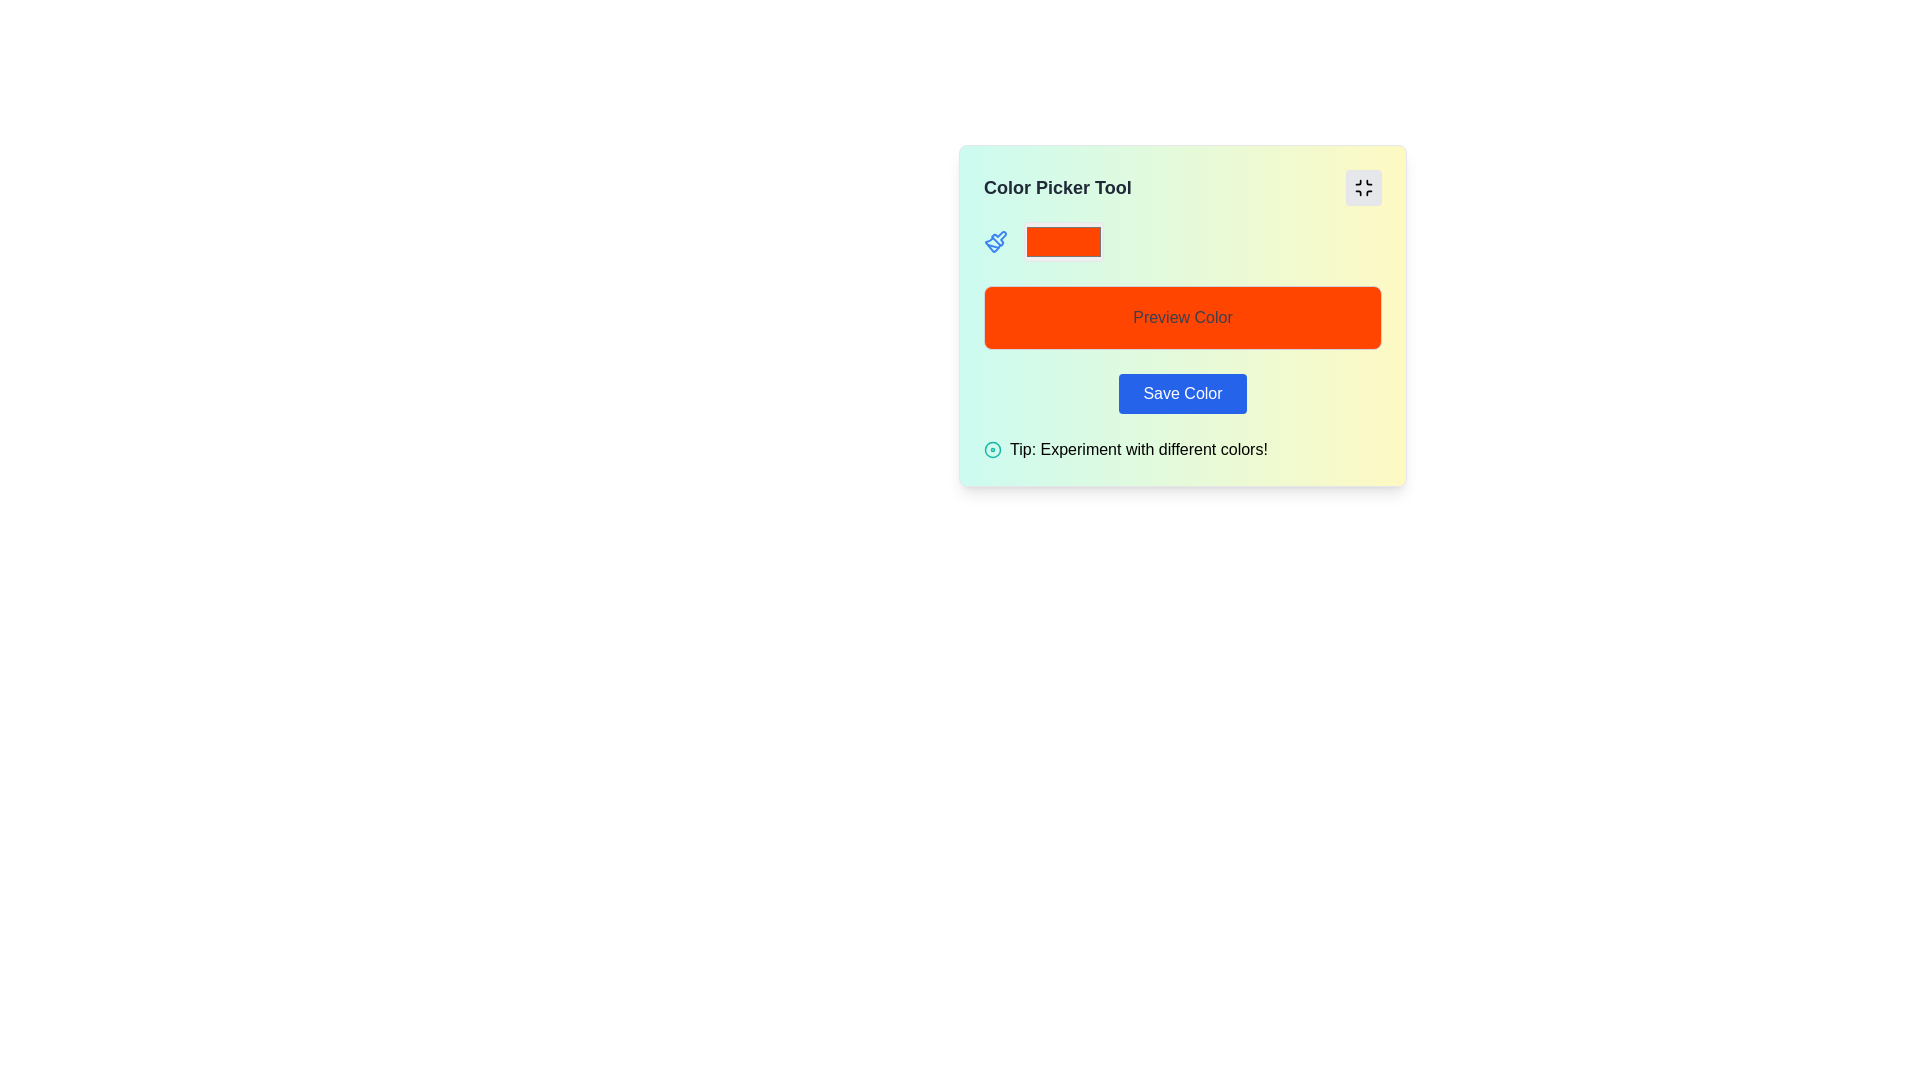 The height and width of the screenshot is (1080, 1920). I want to click on the button that confirms the selected color, located below the 'Preview Color' button and above the 'Tip: Experiment with different colors!' text, so click(1182, 393).